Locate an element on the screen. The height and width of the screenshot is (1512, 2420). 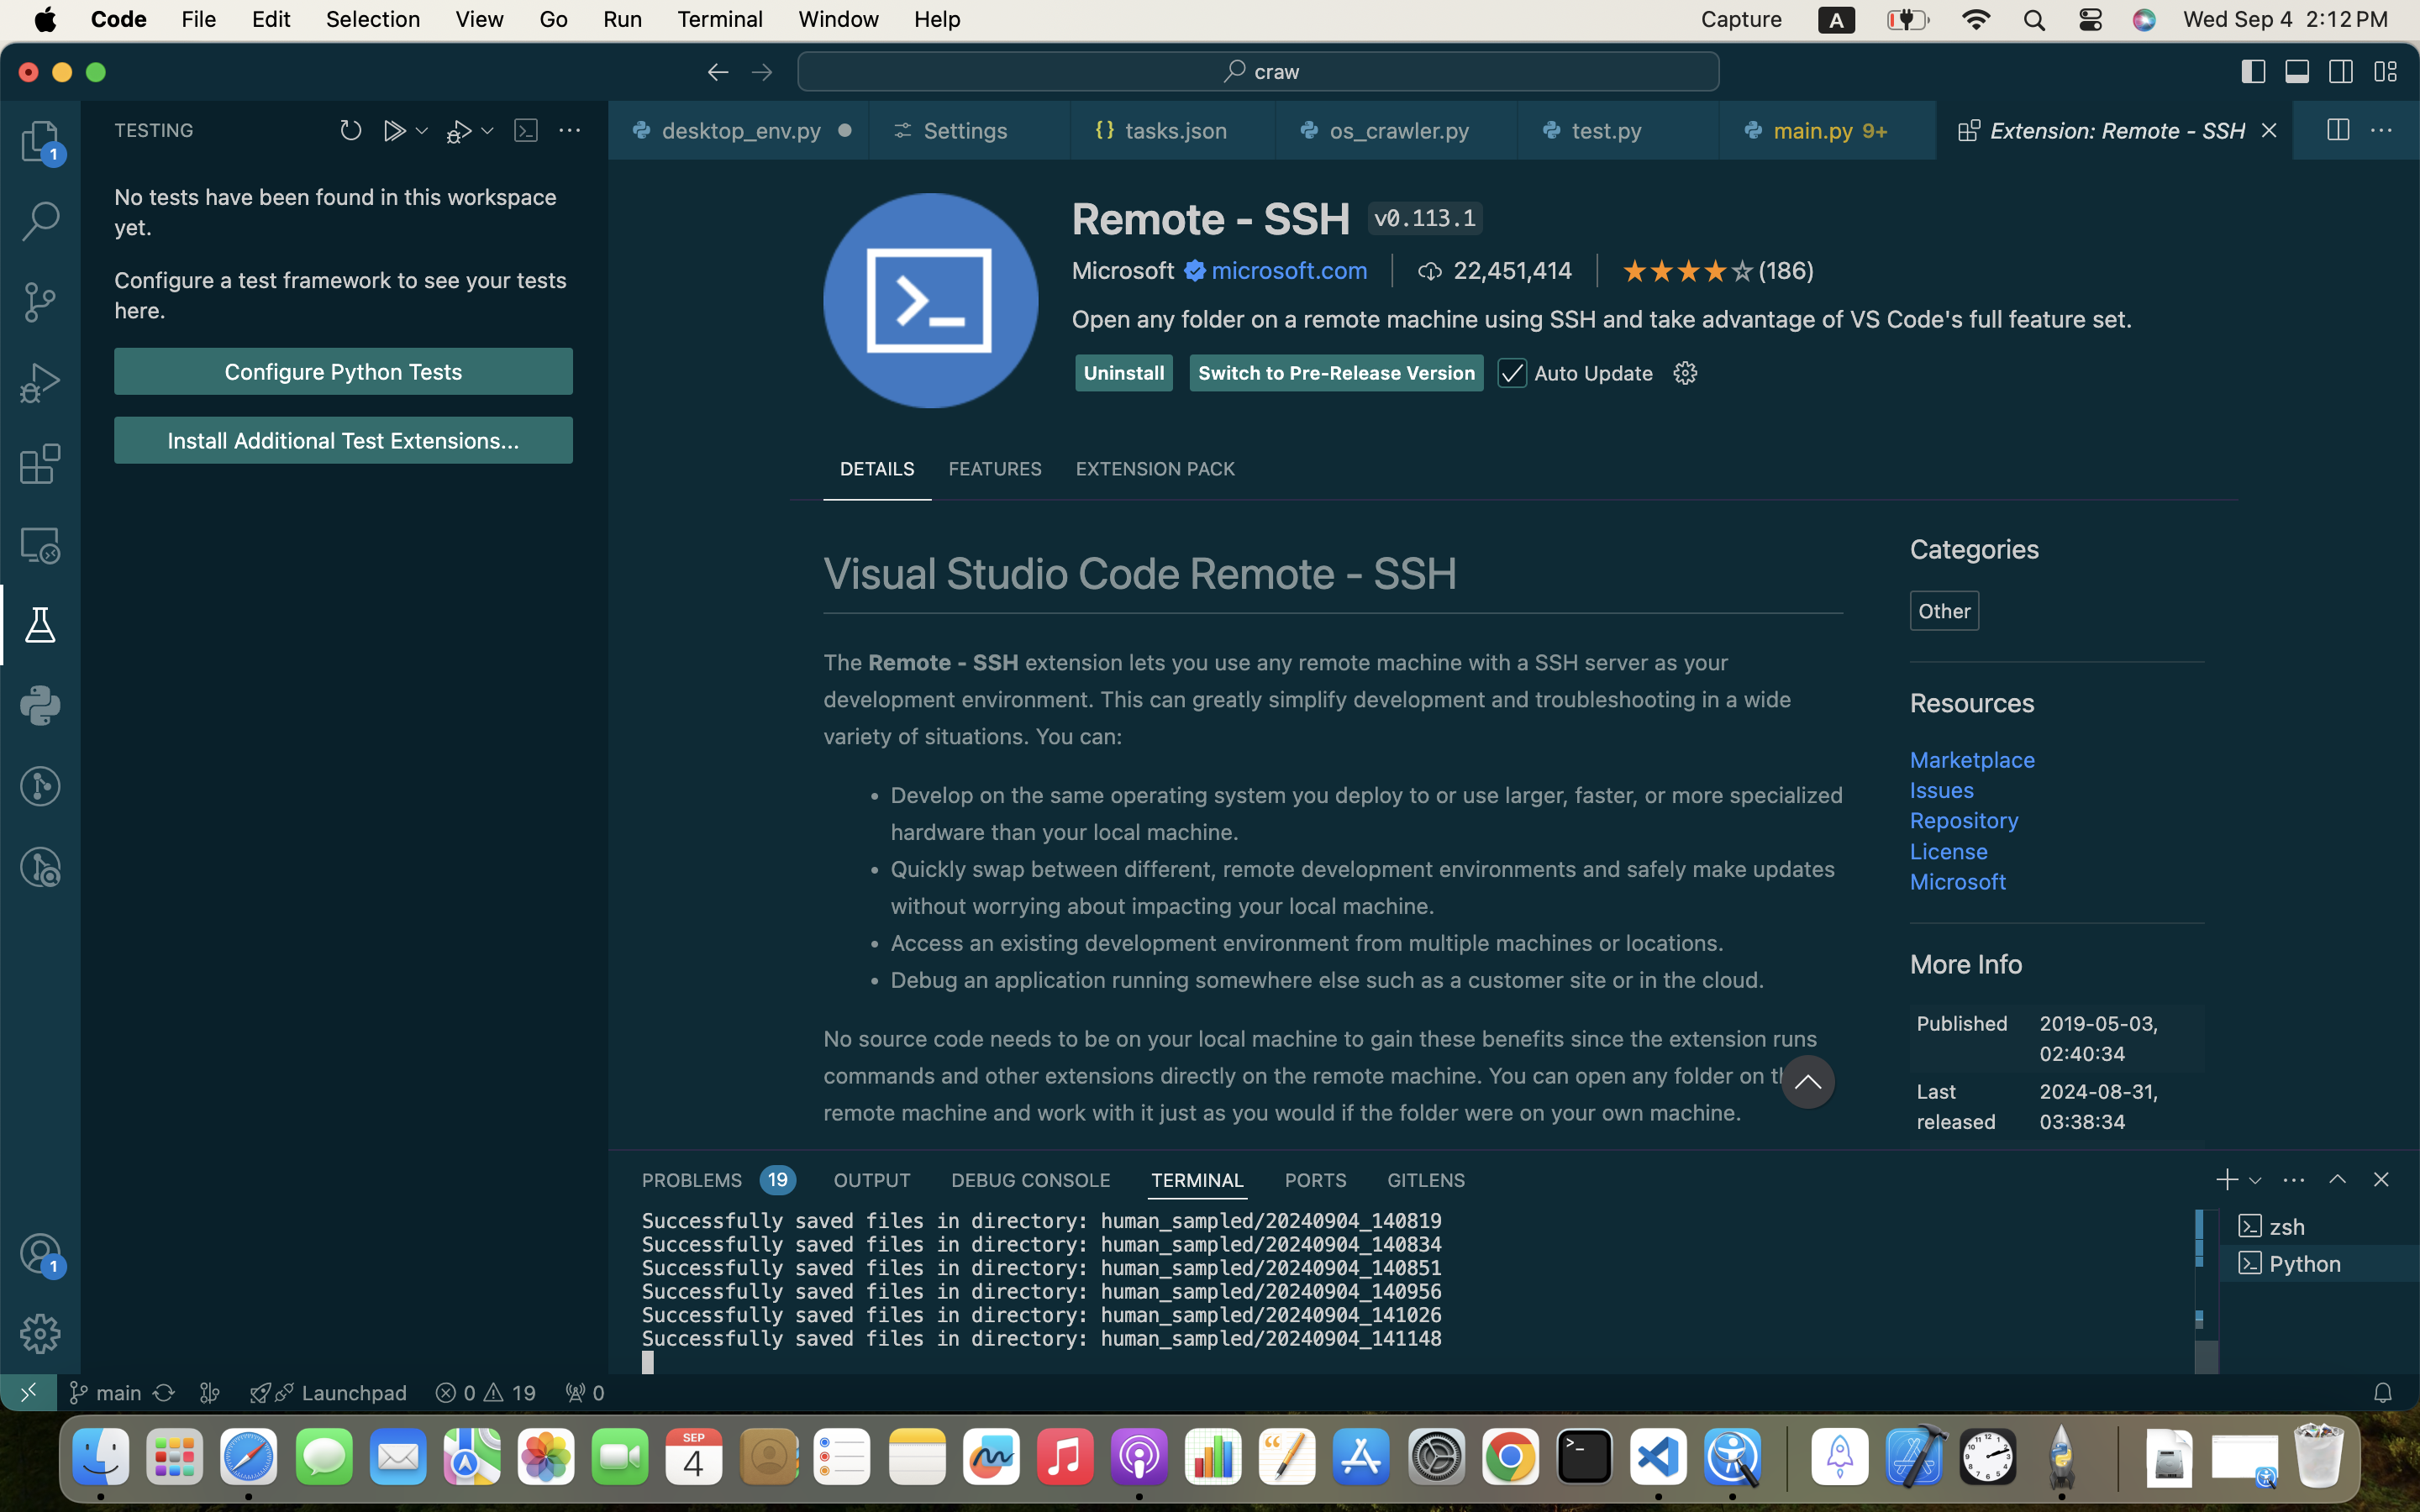
'' is located at coordinates (2338, 130).